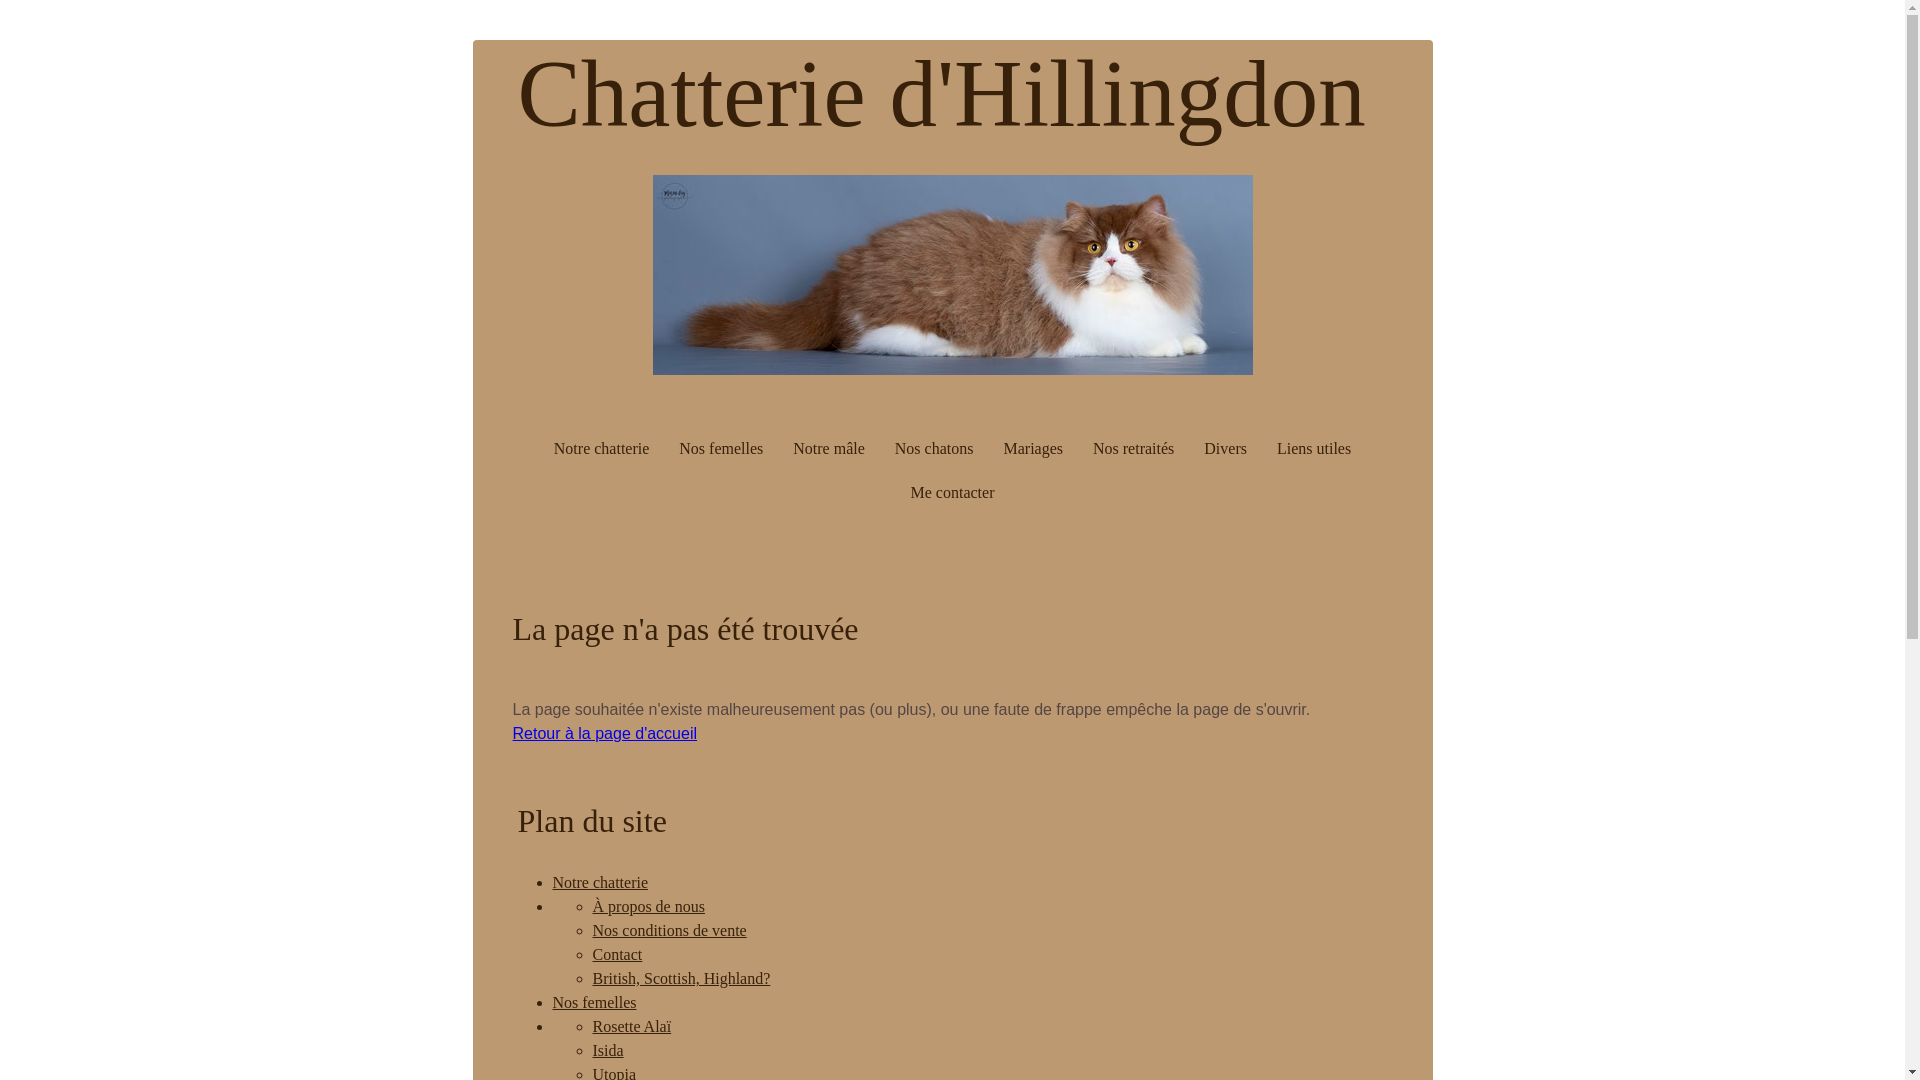 This screenshot has height=1080, width=1920. What do you see at coordinates (600, 447) in the screenshot?
I see `'Notre chatterie'` at bounding box center [600, 447].